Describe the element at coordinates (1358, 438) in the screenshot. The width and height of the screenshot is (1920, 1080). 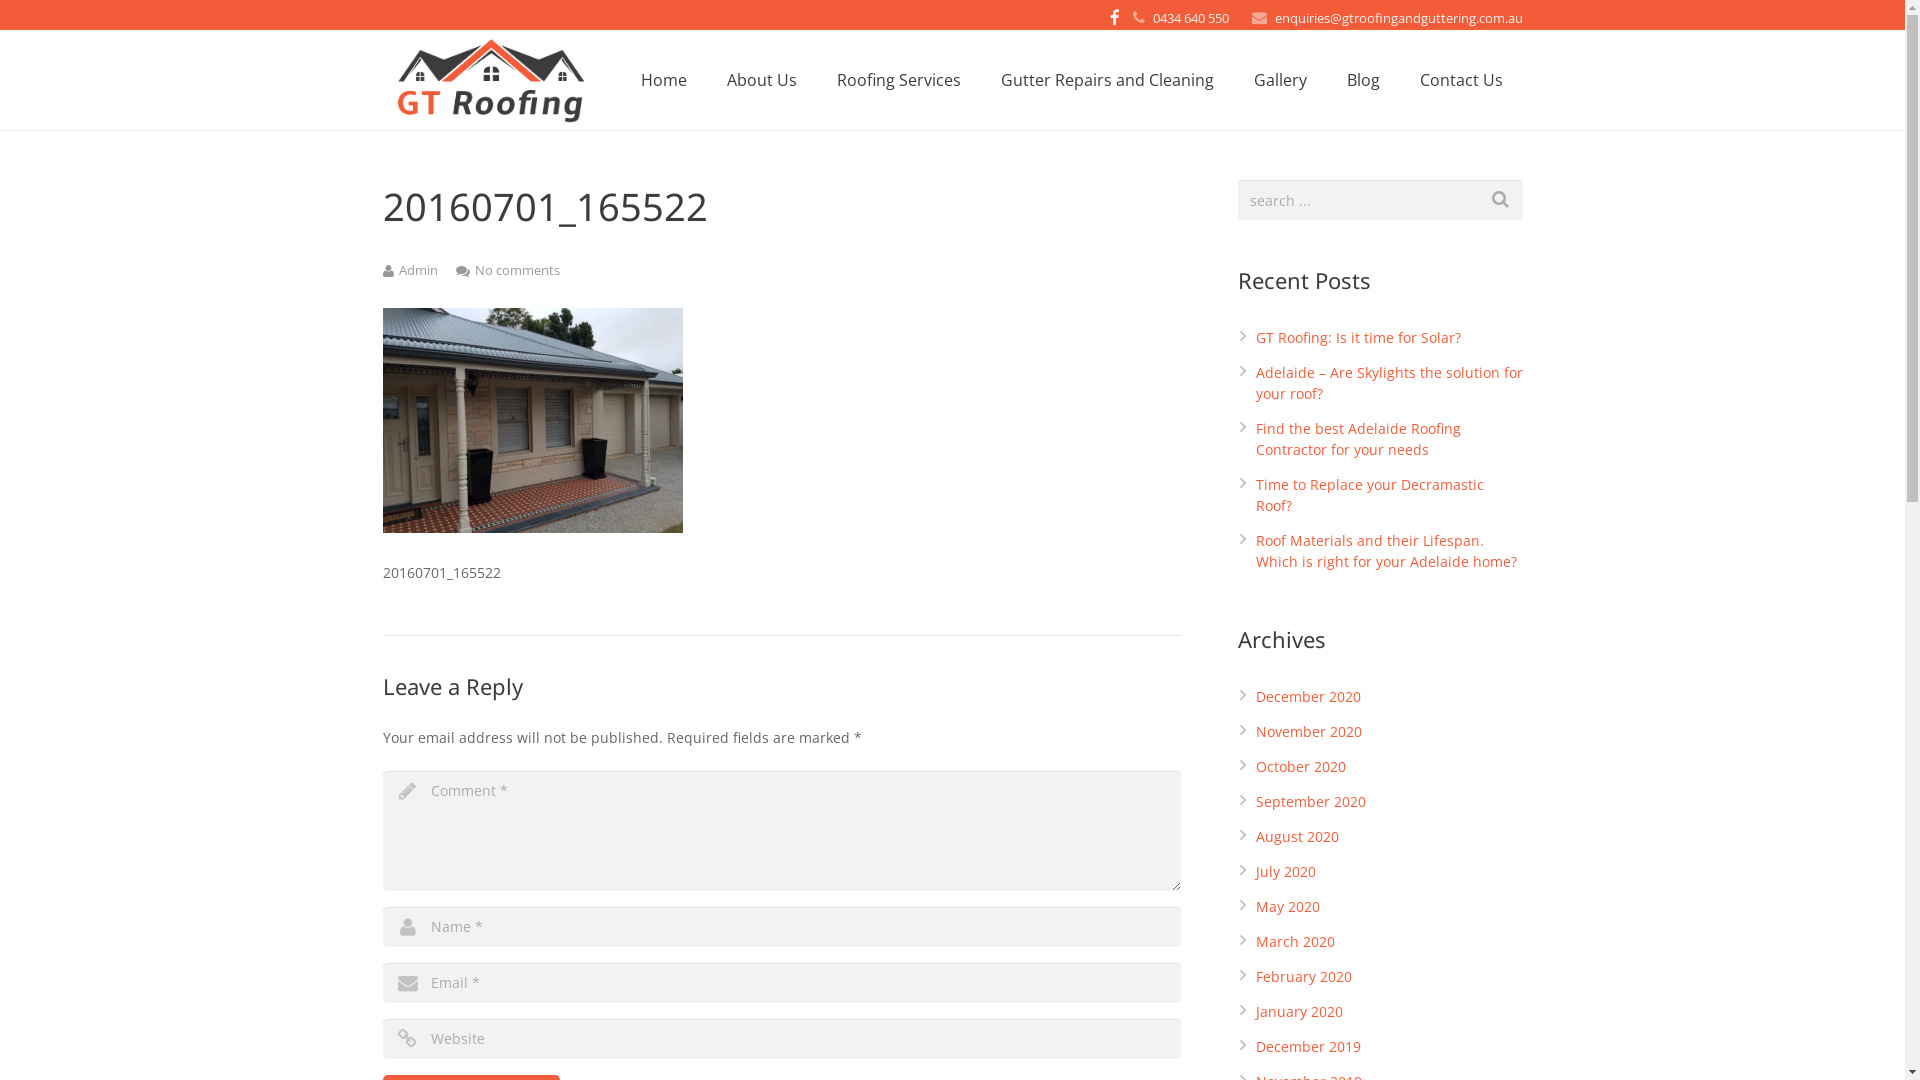
I see `'Find the best Adelaide Roofing Contractor for your needs'` at that location.